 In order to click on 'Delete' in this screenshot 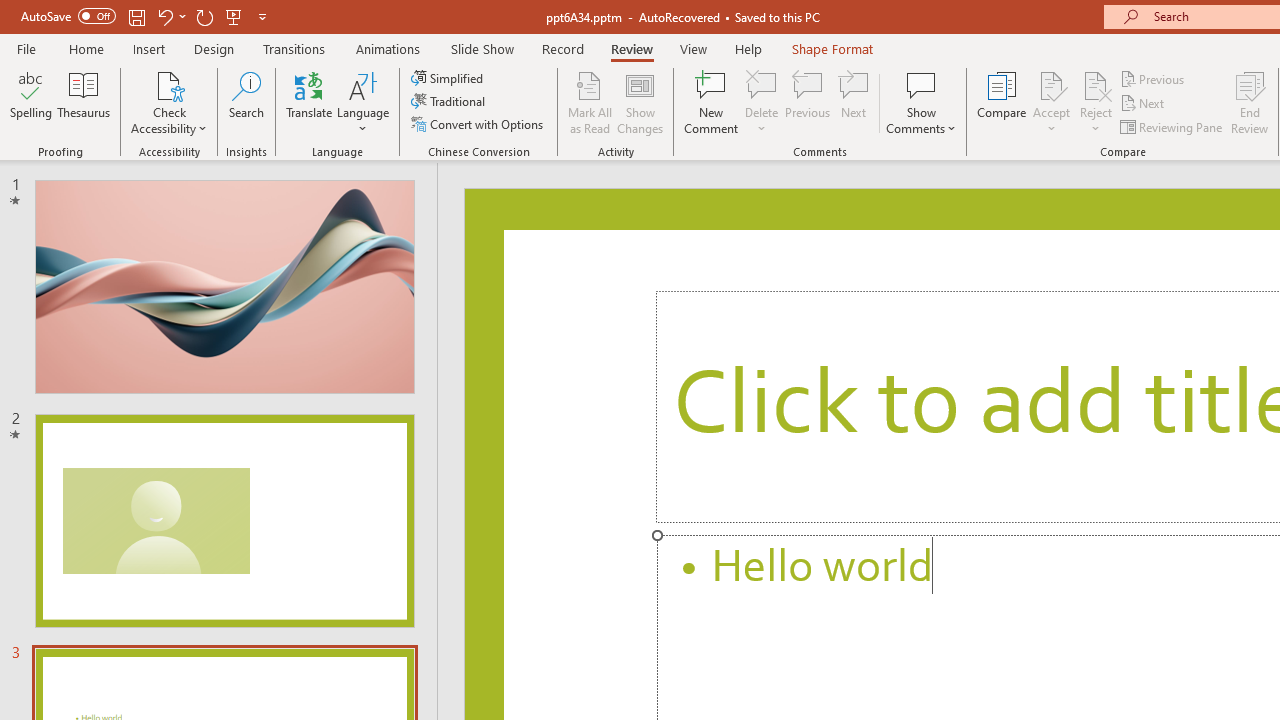, I will do `click(761, 103)`.